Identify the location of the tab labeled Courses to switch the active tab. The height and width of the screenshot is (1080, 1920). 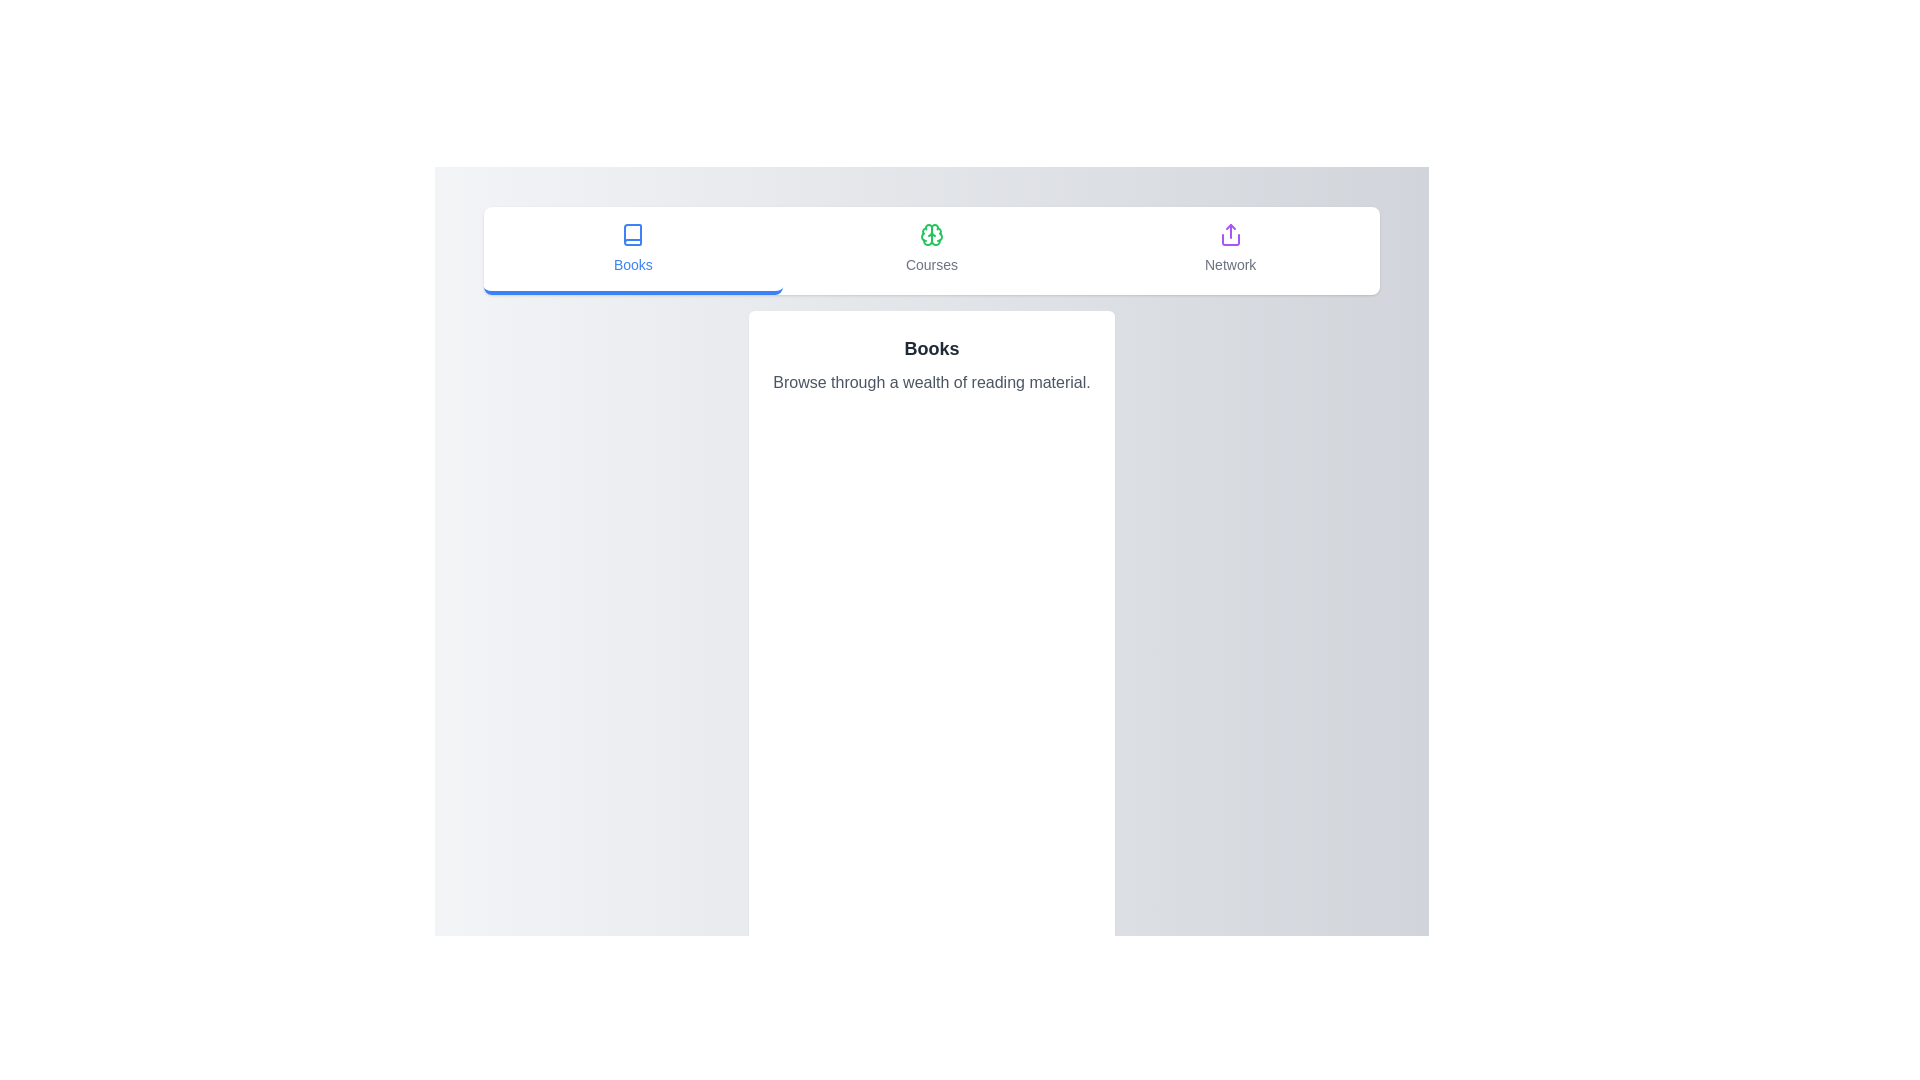
(930, 249).